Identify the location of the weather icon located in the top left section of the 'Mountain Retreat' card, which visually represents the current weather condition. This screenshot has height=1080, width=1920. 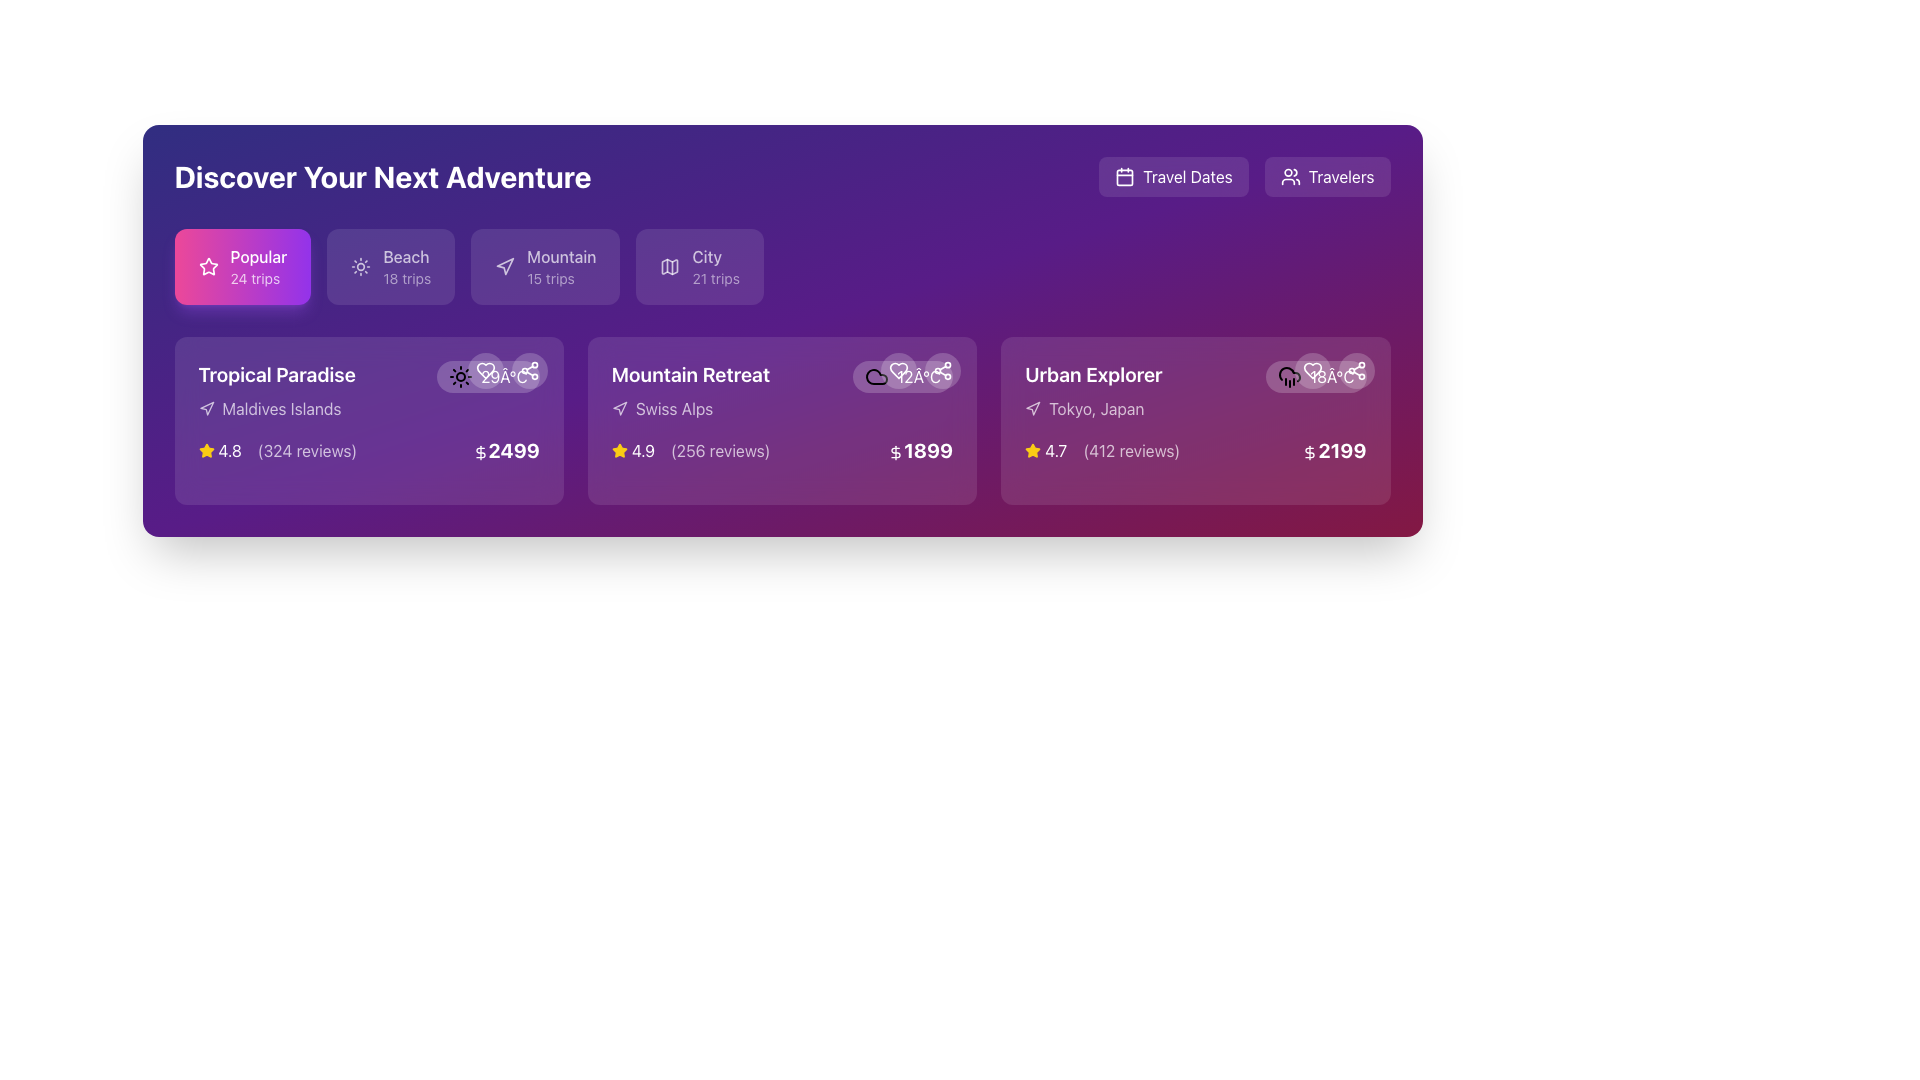
(877, 377).